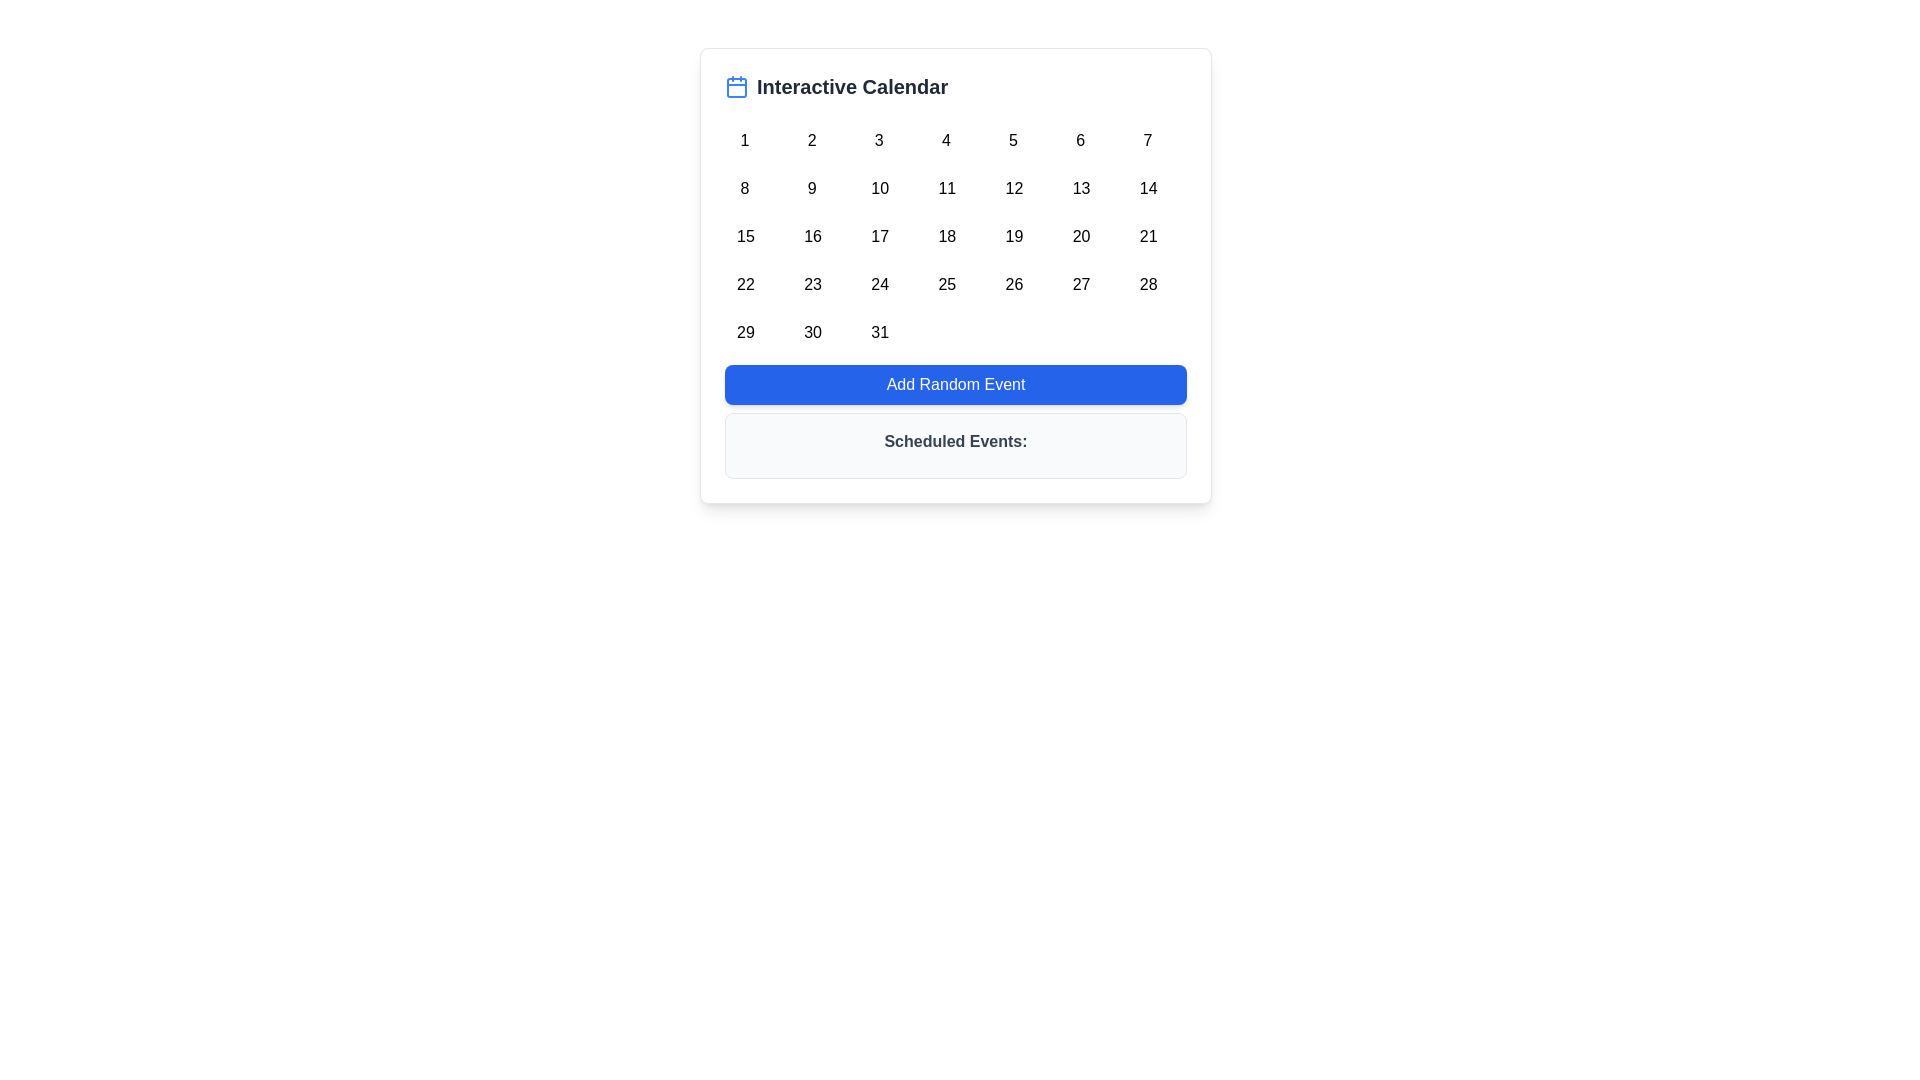 Image resolution: width=1920 pixels, height=1080 pixels. What do you see at coordinates (812, 185) in the screenshot?
I see `the square-shaped button with a rounded corner that contains the number '9', located in the second row and second column of the grid layout` at bounding box center [812, 185].